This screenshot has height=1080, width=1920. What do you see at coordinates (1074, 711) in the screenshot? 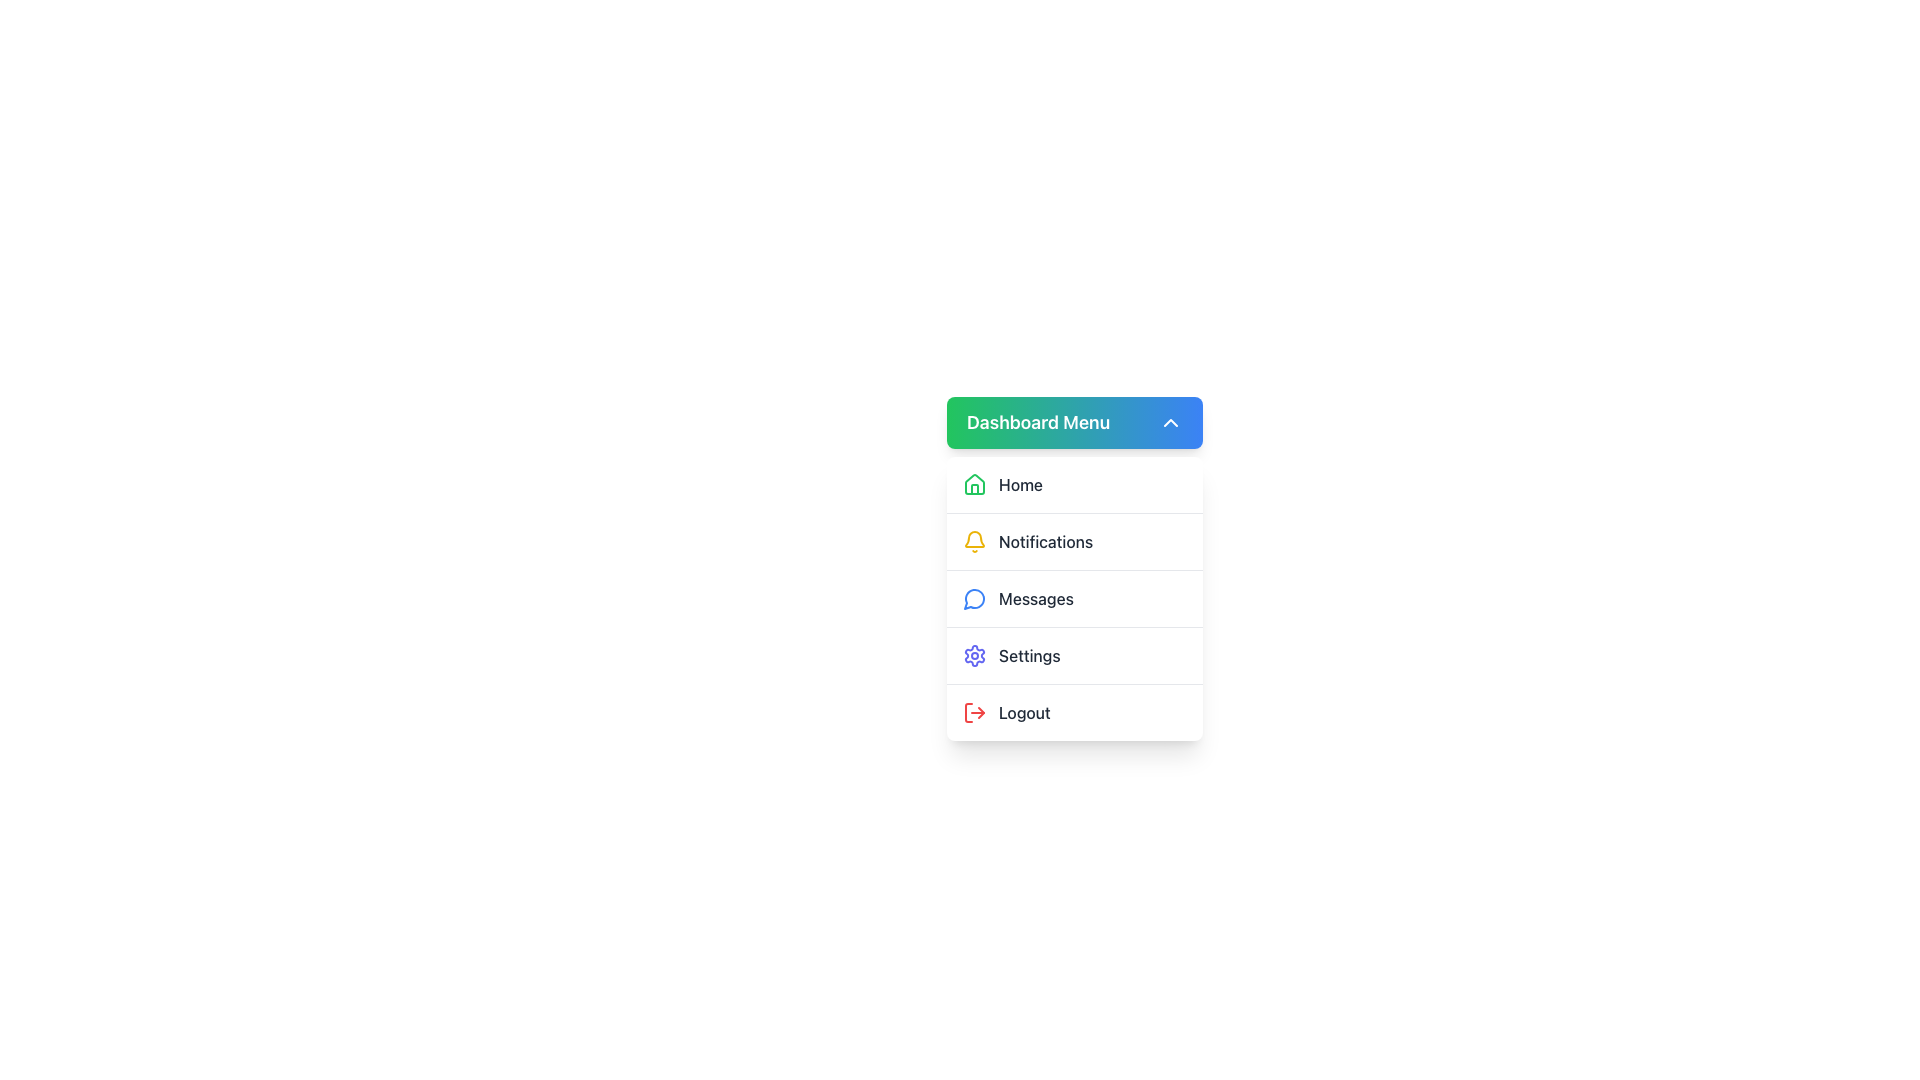
I see `the 'Logout' menu item, which is identifiable by its red arrow icon and medium weight gray text, positioned below the 'Settings' menu item in the vertical menu` at bounding box center [1074, 711].